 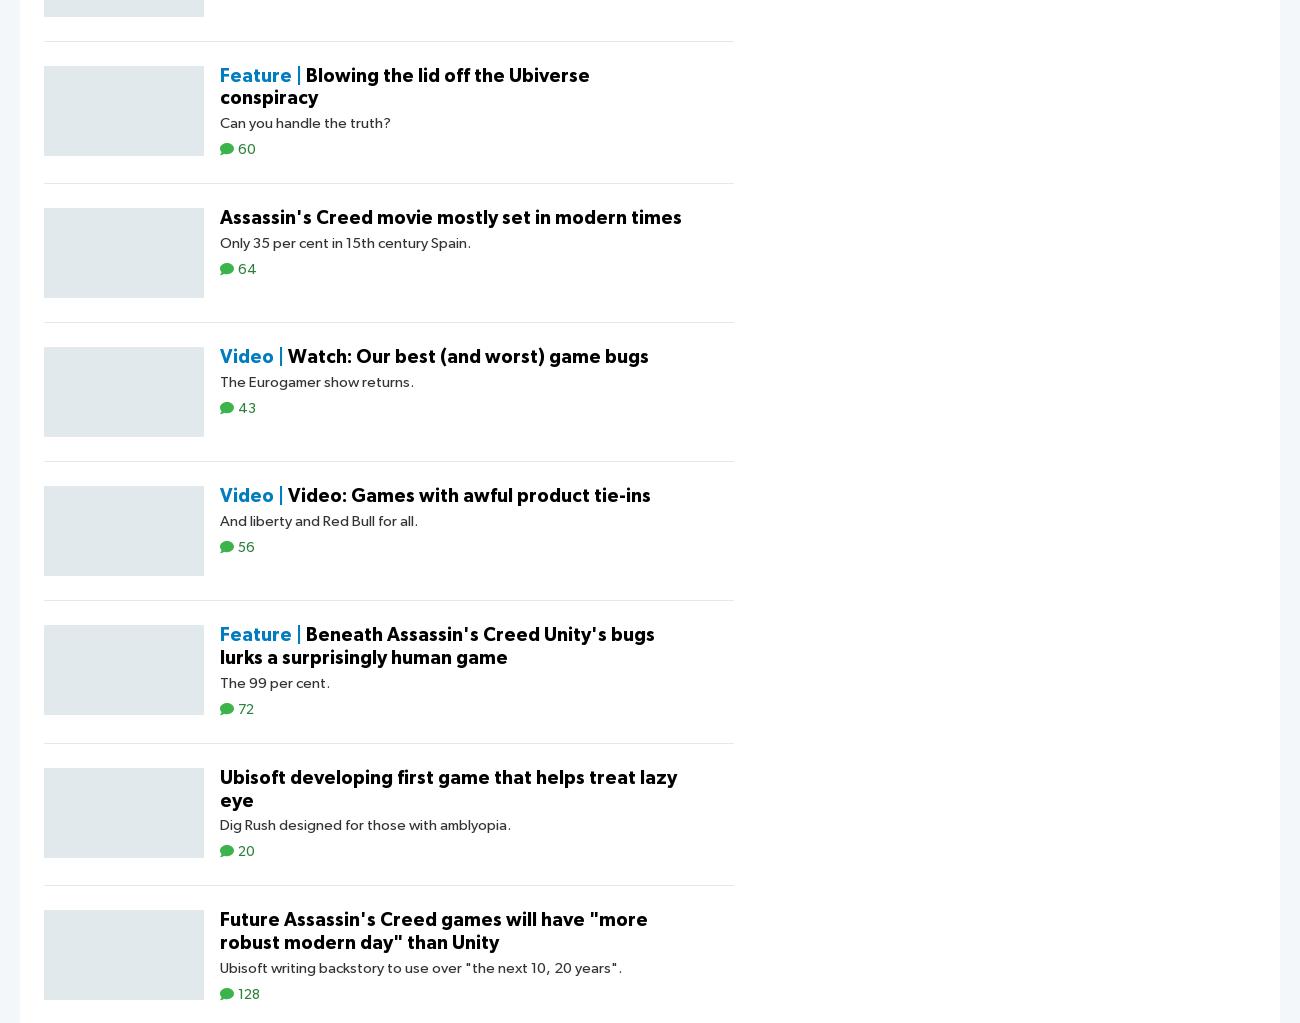 What do you see at coordinates (319, 519) in the screenshot?
I see `'And liberty and Red Bull for all.'` at bounding box center [319, 519].